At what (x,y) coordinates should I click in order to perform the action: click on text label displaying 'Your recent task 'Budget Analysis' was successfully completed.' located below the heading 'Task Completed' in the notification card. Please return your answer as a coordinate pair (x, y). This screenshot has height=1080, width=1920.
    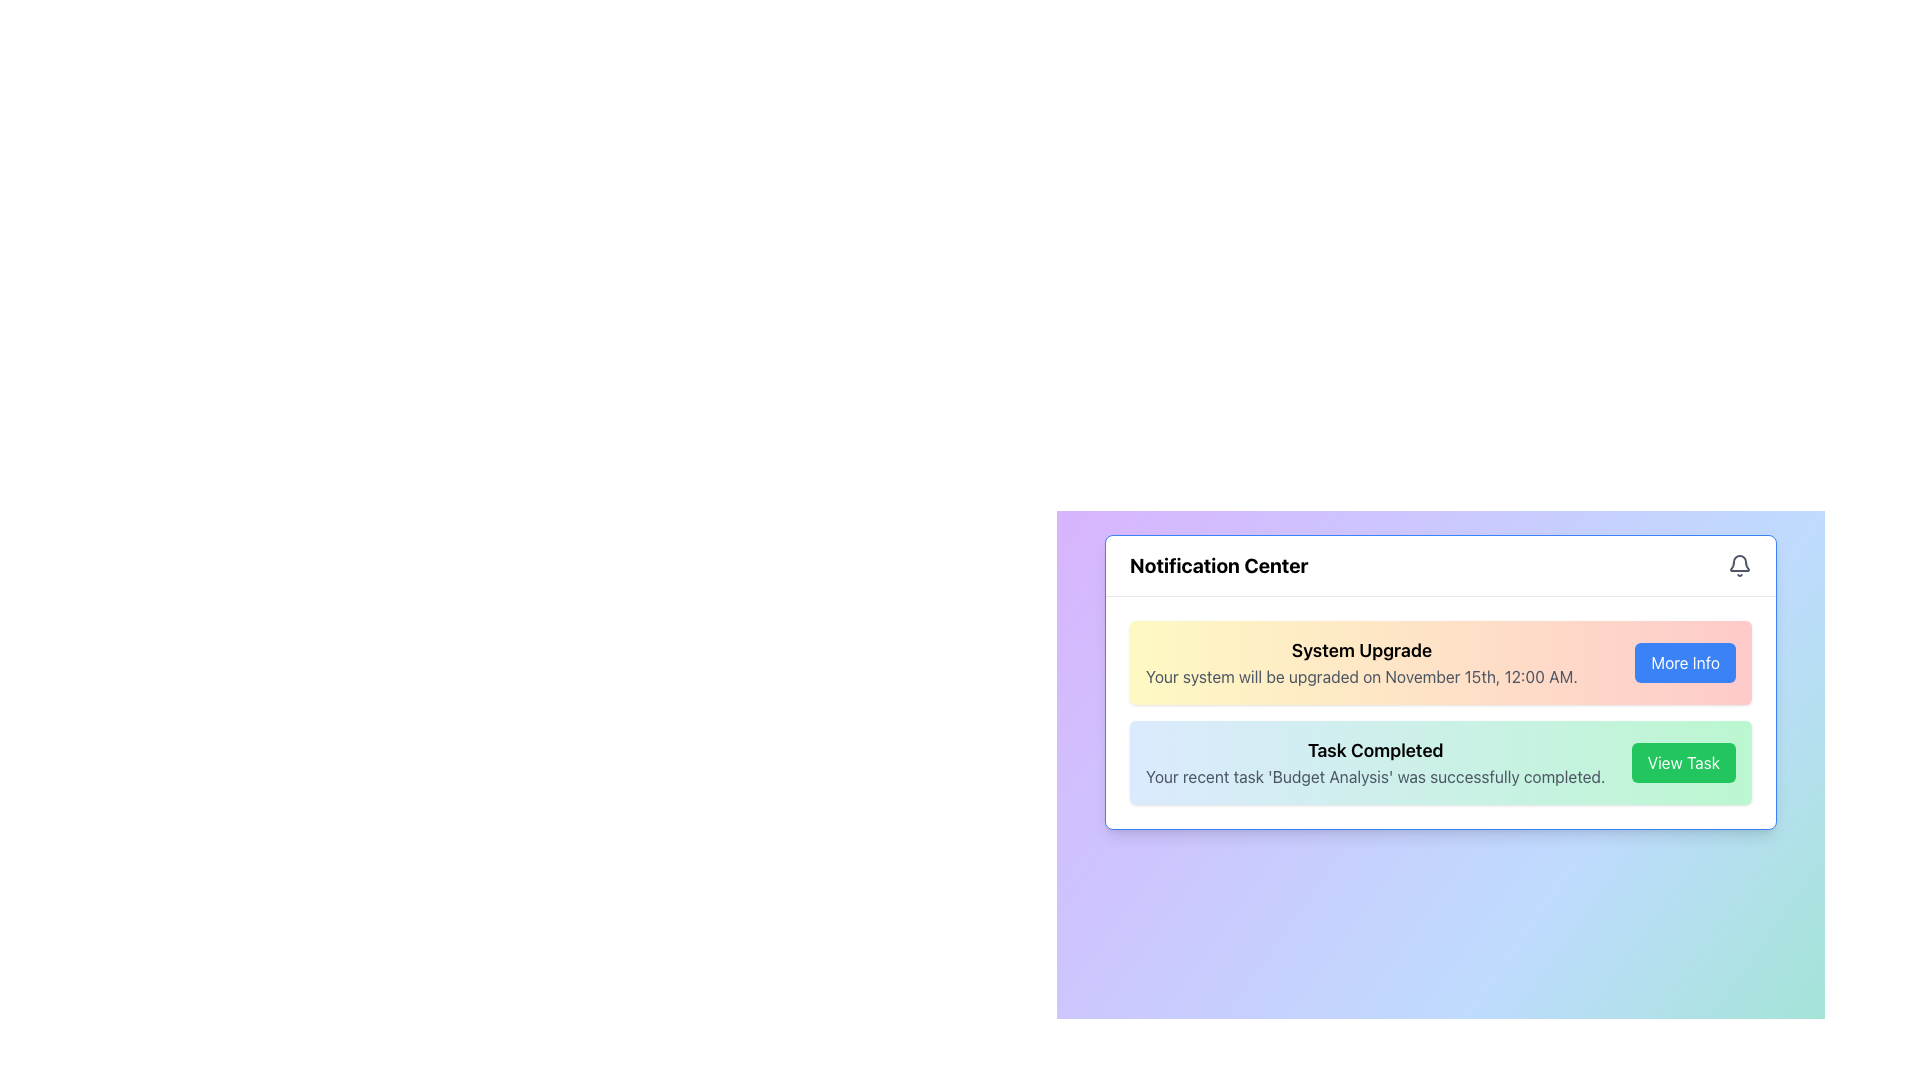
    Looking at the image, I should click on (1374, 775).